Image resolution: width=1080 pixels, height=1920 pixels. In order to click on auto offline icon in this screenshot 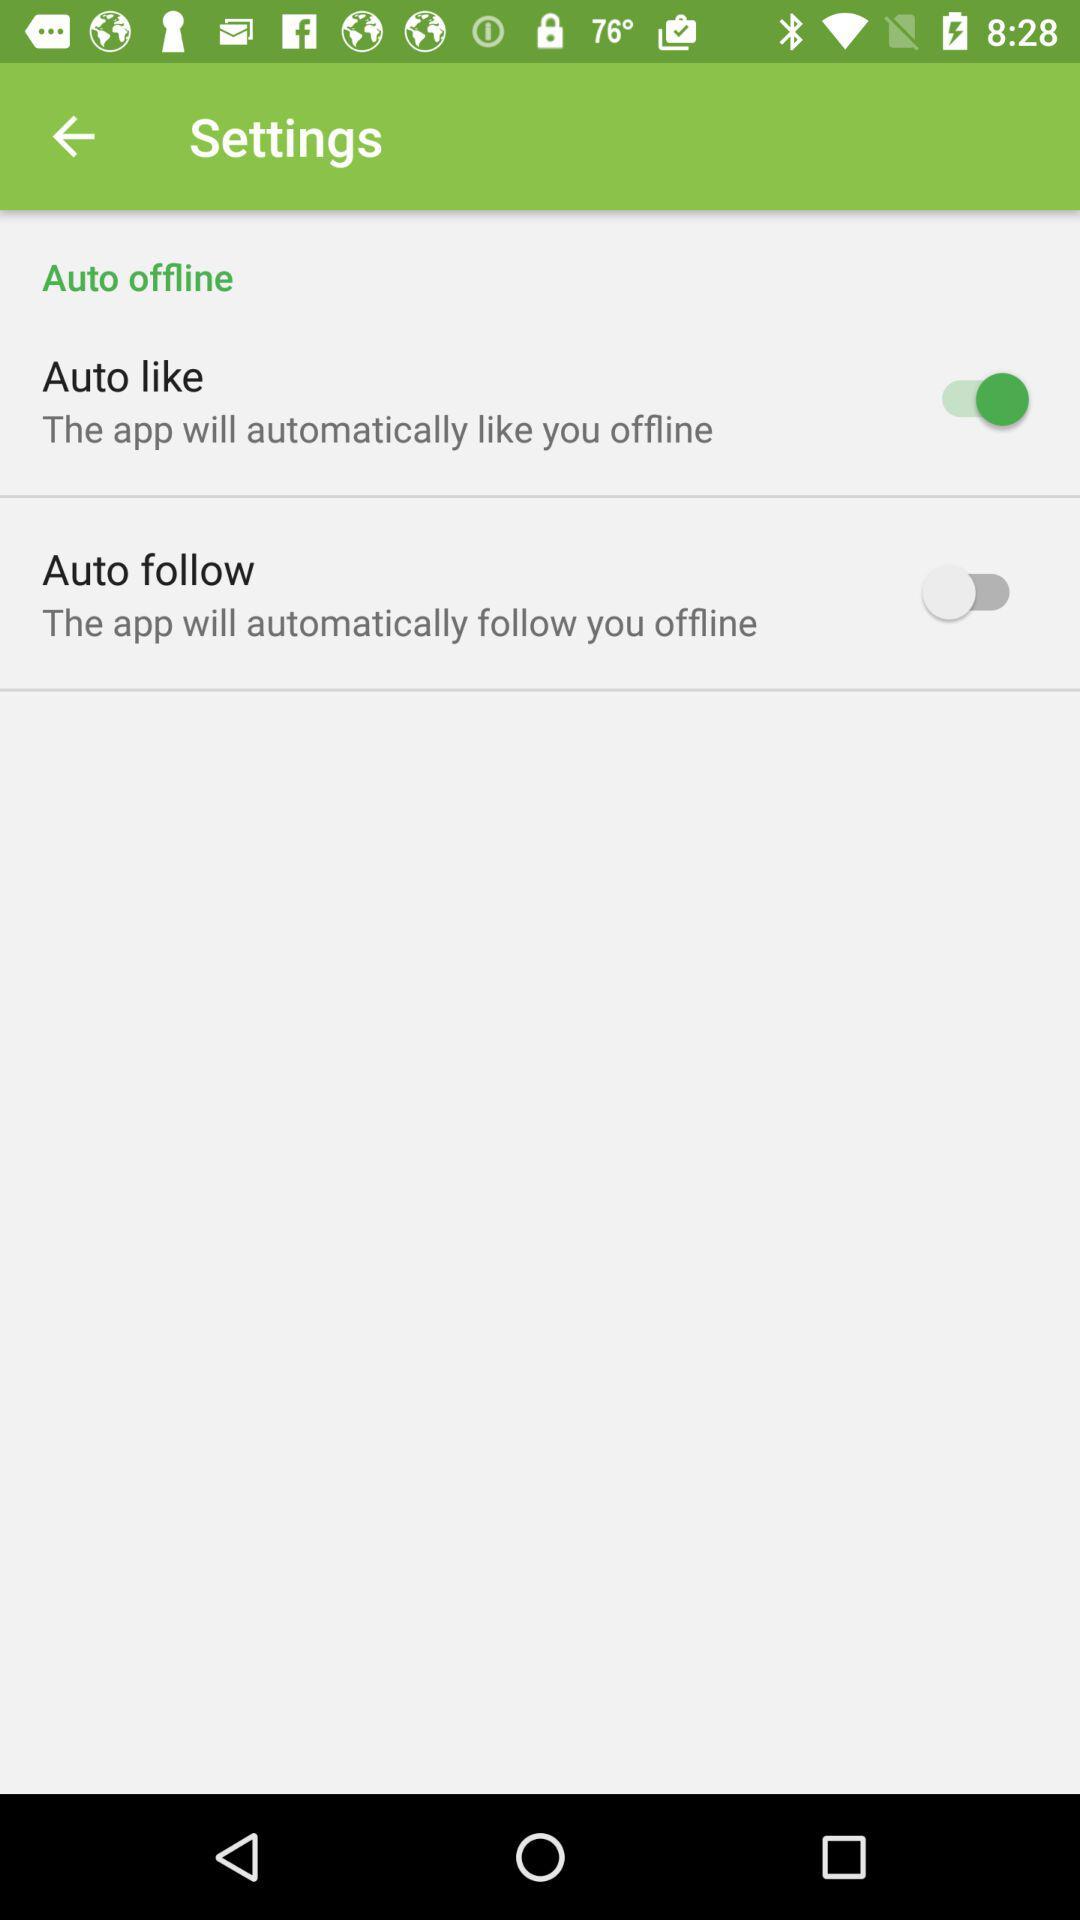, I will do `click(540, 254)`.